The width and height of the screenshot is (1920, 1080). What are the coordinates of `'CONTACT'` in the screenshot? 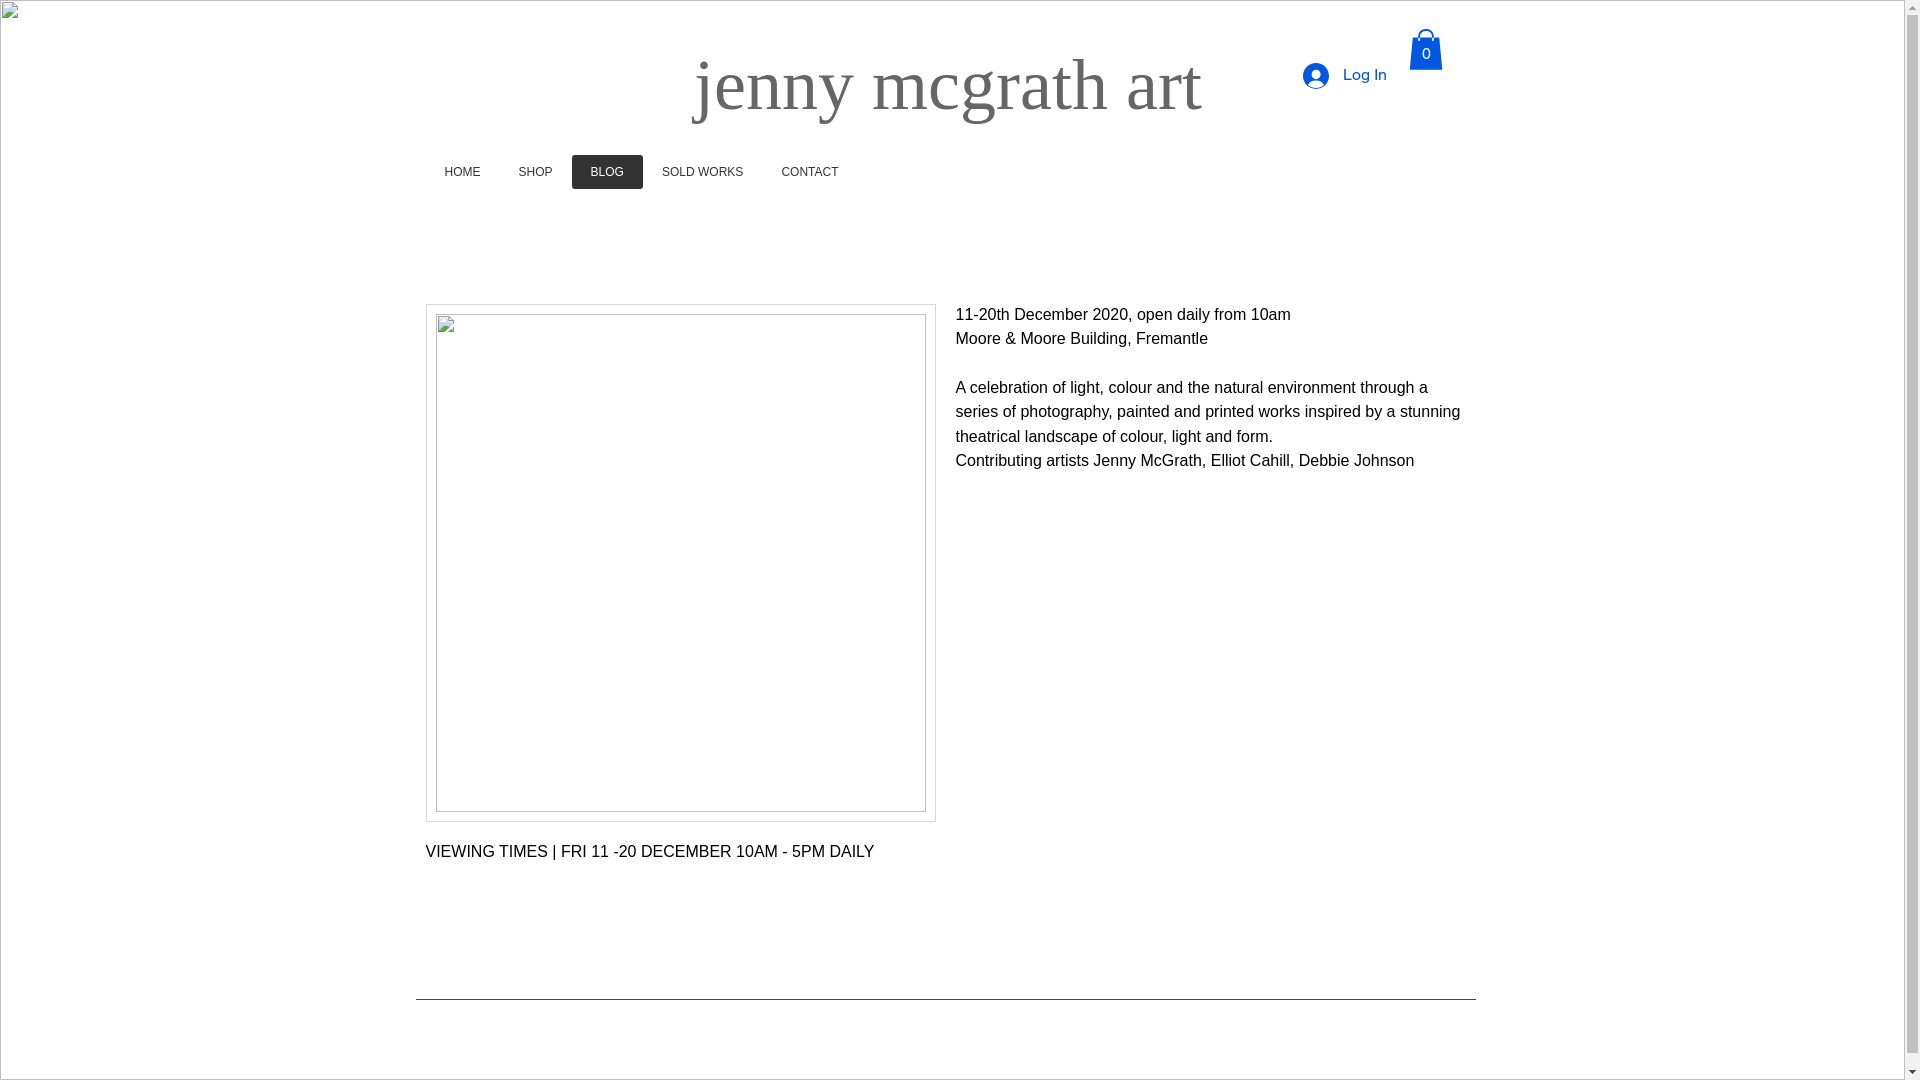 It's located at (809, 171).